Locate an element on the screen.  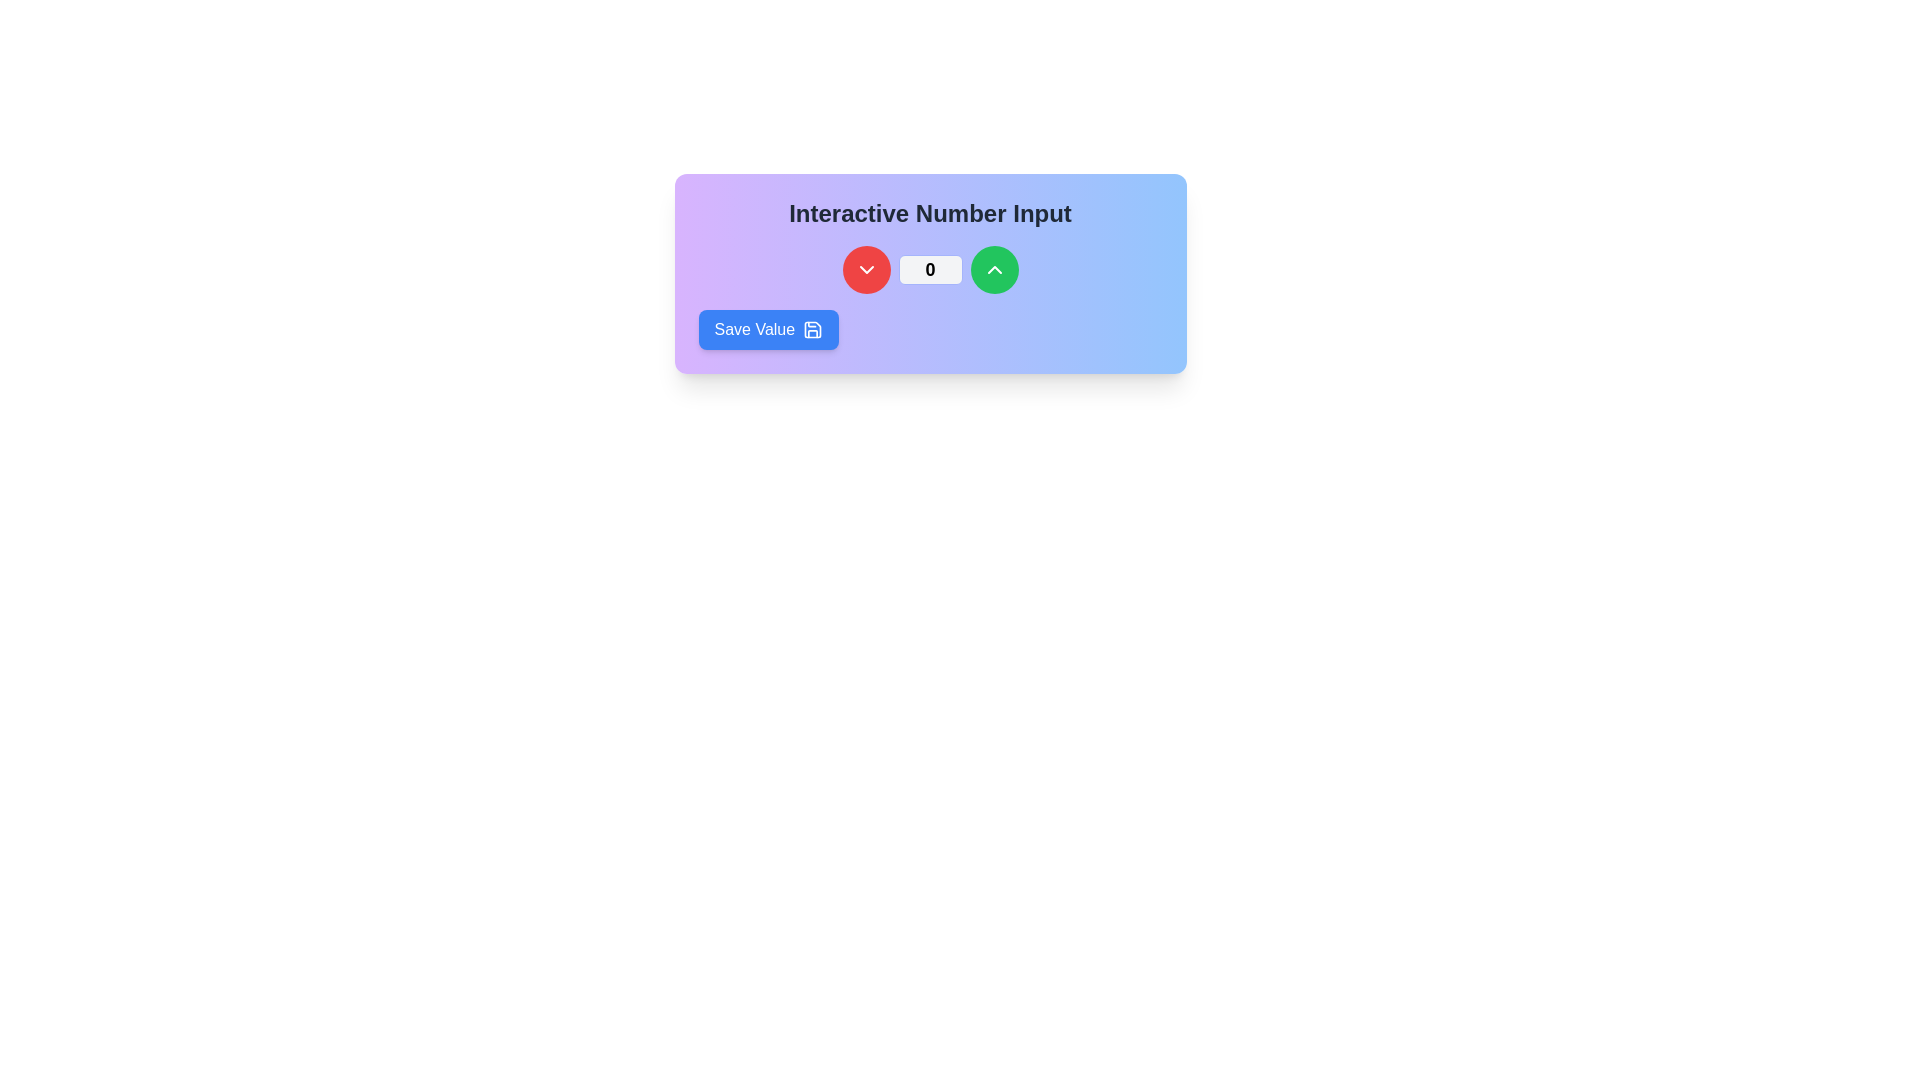
the decrease icon embedded in the red circular button to the left of the number input field is located at coordinates (866, 270).